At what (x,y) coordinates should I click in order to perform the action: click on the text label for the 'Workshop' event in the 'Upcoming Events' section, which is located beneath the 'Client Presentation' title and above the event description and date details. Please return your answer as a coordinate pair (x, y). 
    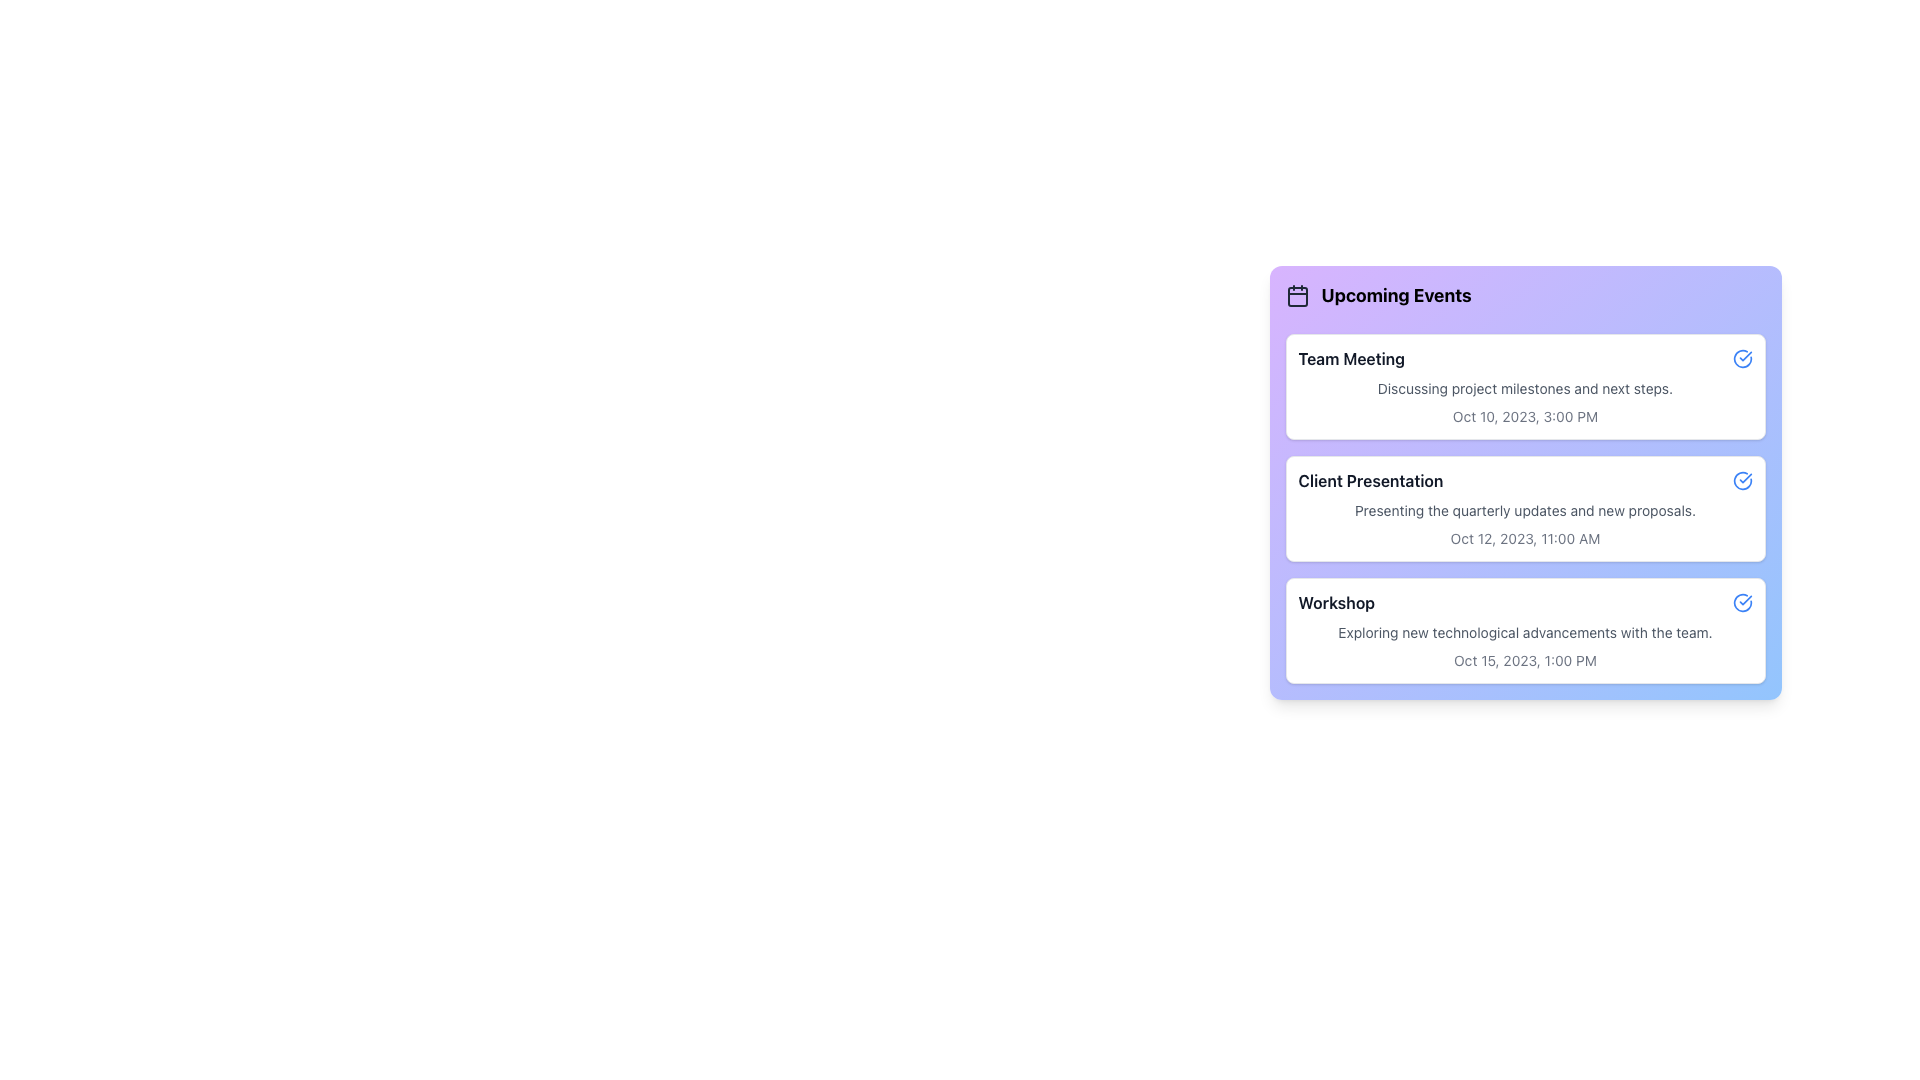
    Looking at the image, I should click on (1336, 601).